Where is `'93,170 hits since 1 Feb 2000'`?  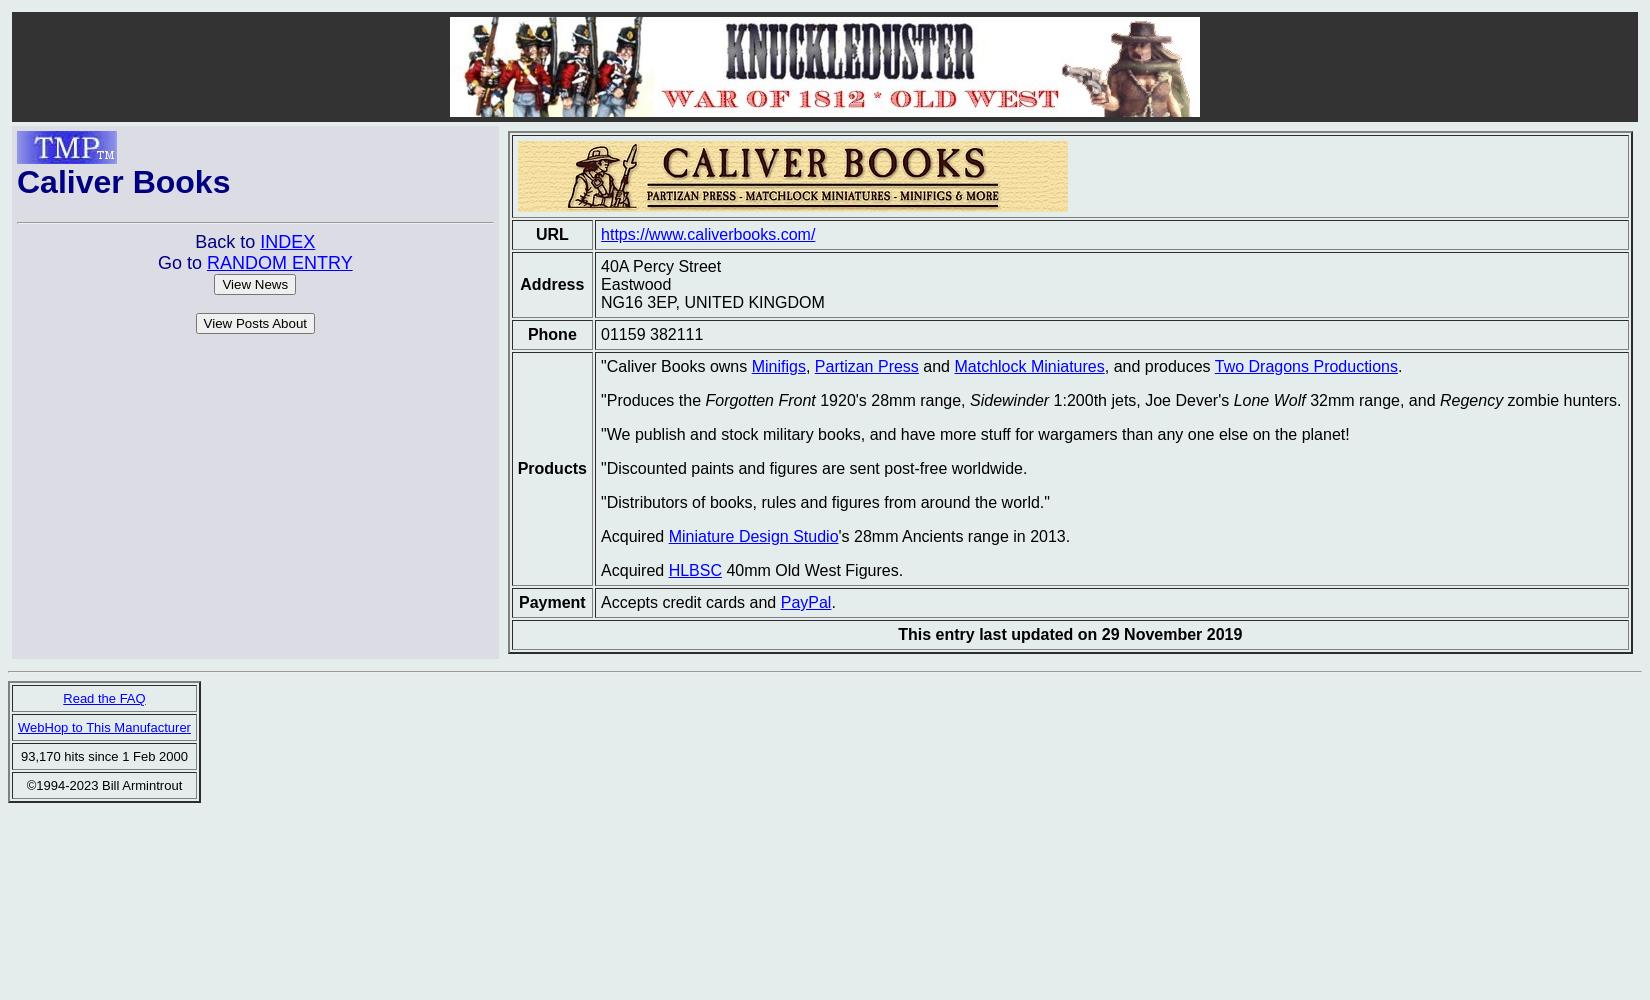 '93,170 hits since 1 Feb 2000' is located at coordinates (103, 756).